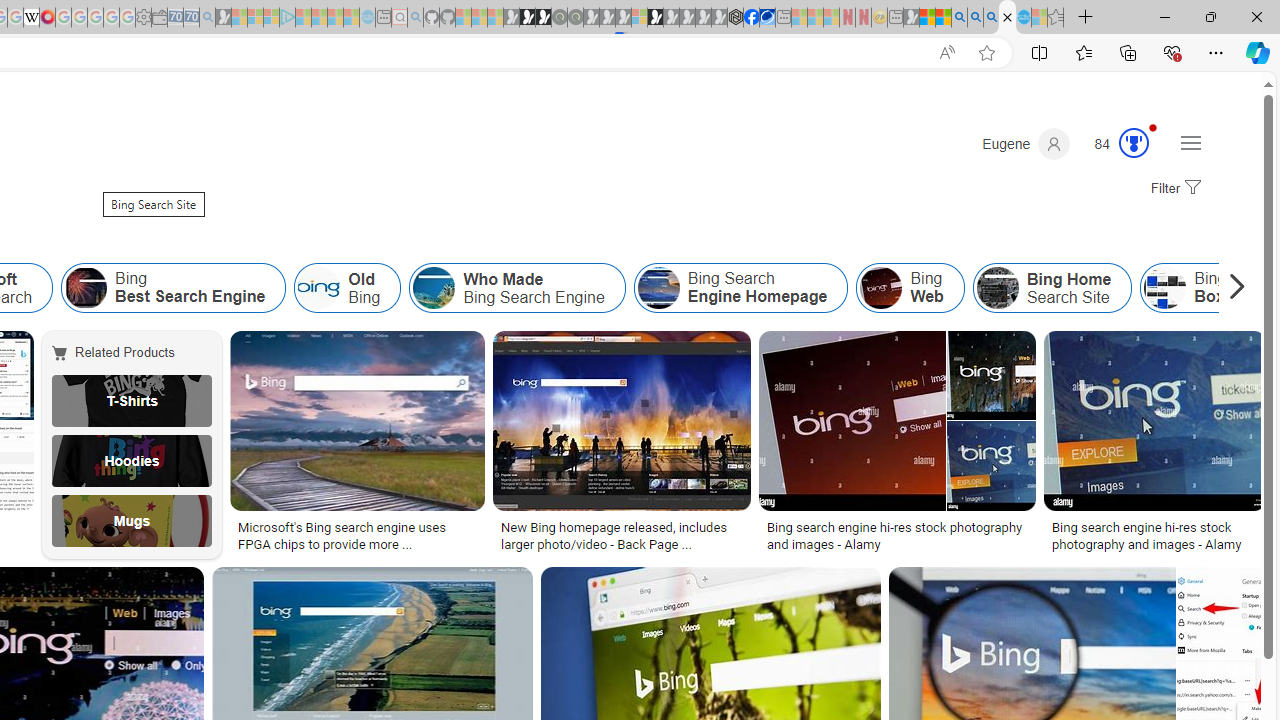  What do you see at coordinates (32, 17) in the screenshot?
I see `'Target page - Wikipedia'` at bounding box center [32, 17].